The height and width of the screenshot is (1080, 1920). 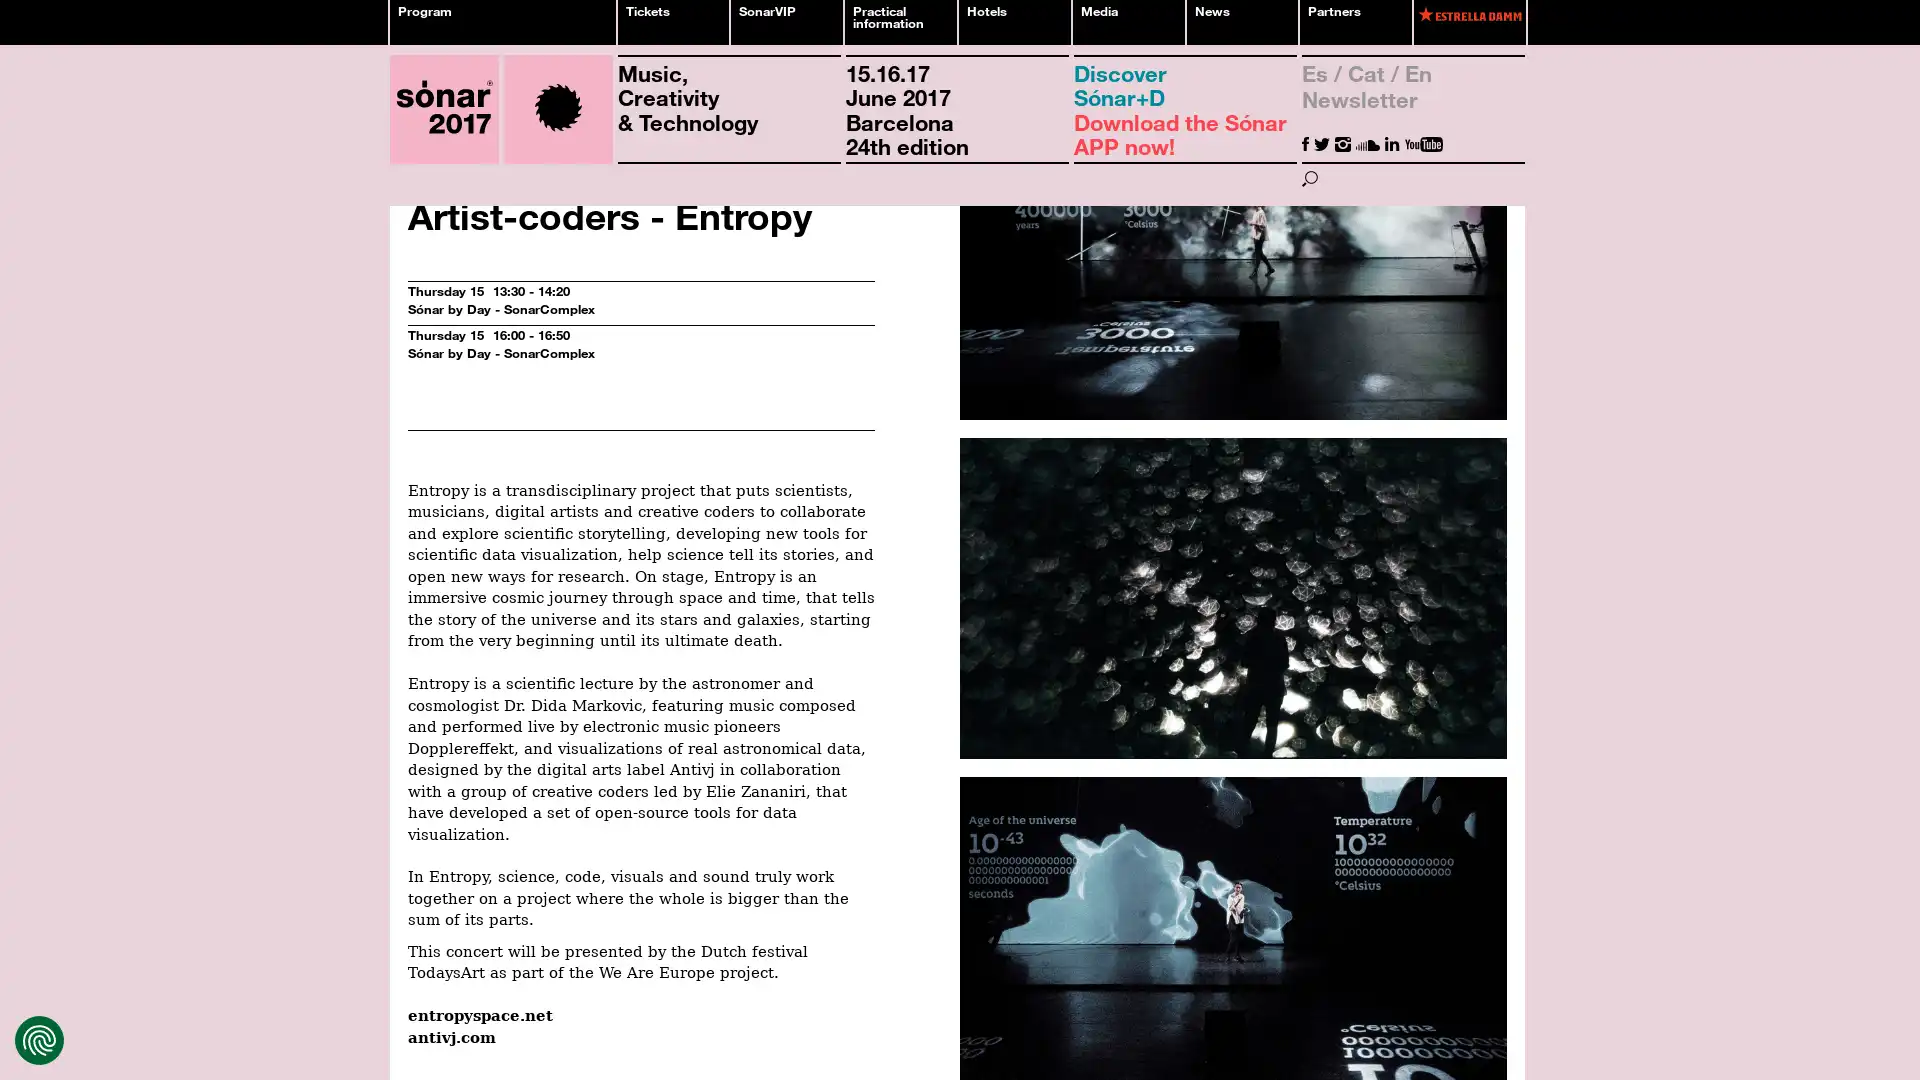 What do you see at coordinates (39, 1039) in the screenshot?
I see `Privacy settings` at bounding box center [39, 1039].